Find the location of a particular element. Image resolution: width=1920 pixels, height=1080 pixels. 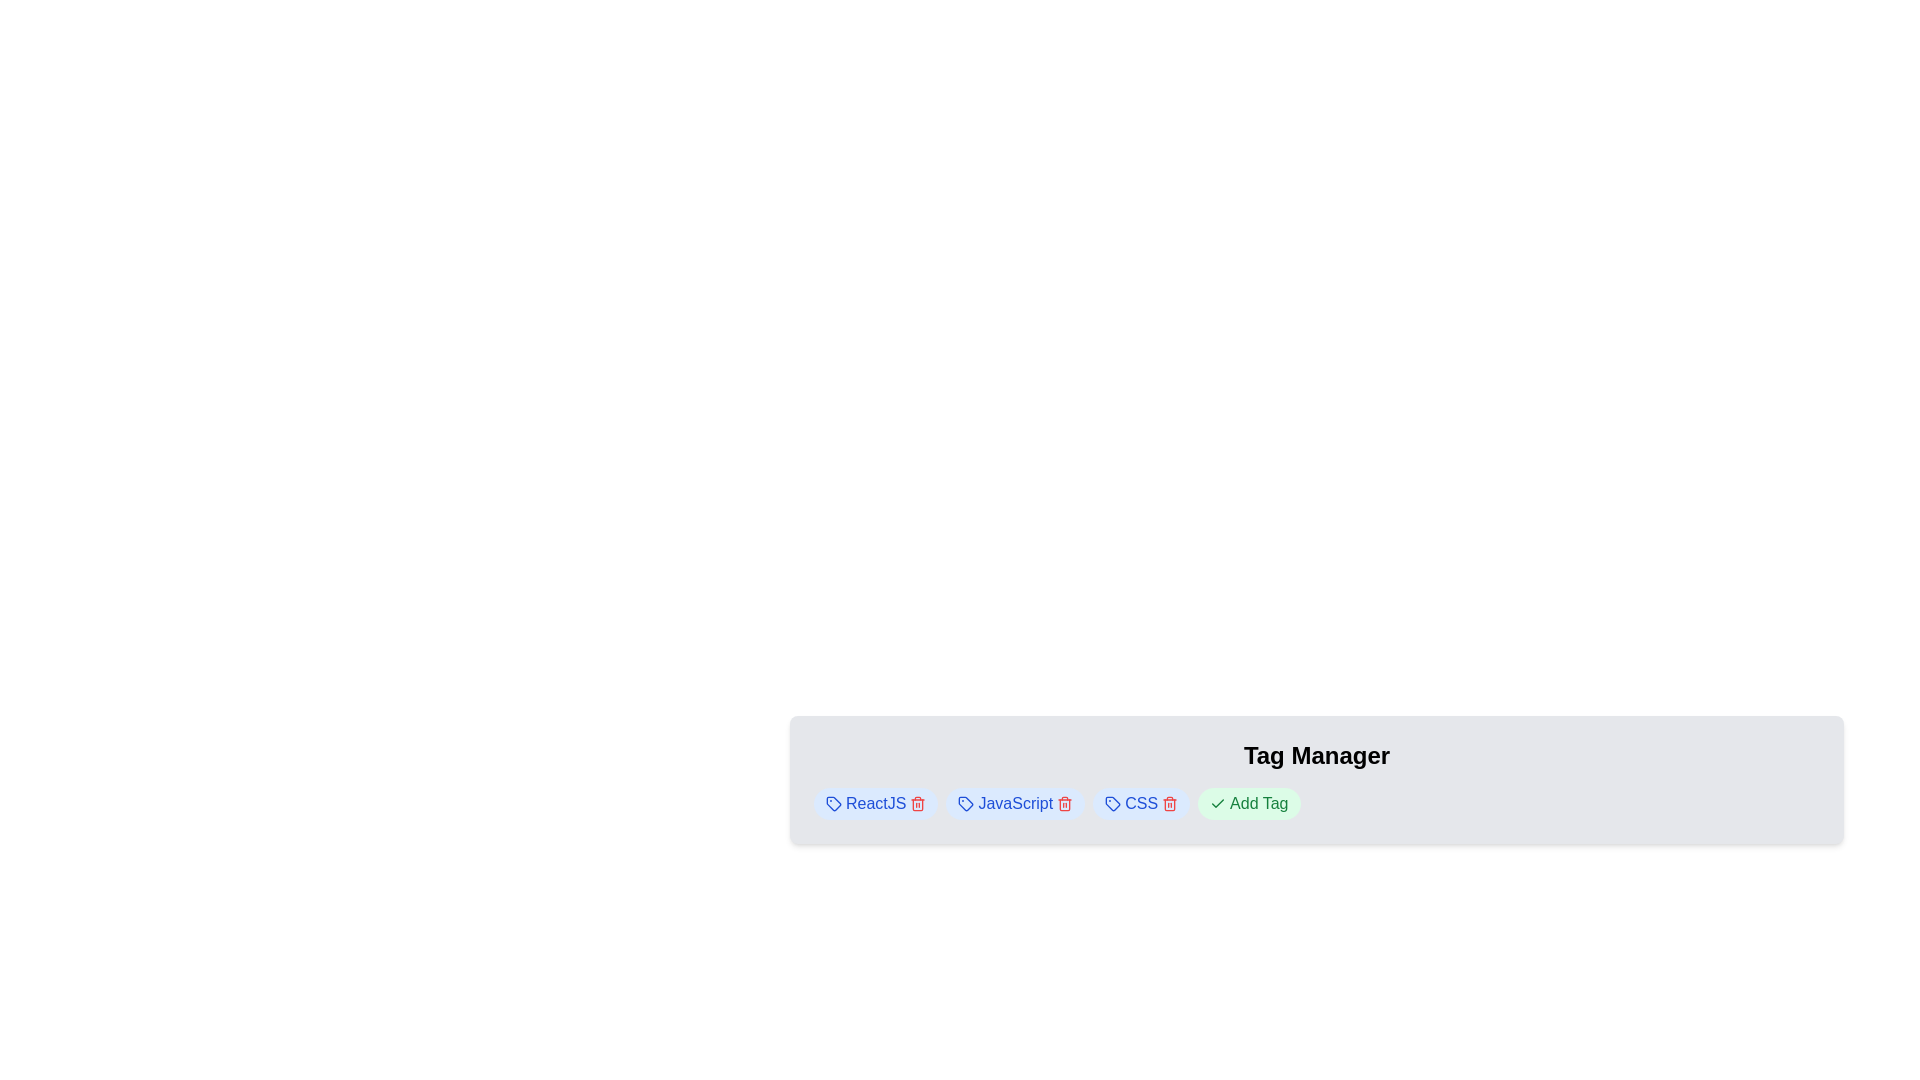

the 'Add Tag' button, which is a green pill-shaped button with dark green text and a checkmark icon, located in the 'Tag Manager' section is located at coordinates (1248, 802).